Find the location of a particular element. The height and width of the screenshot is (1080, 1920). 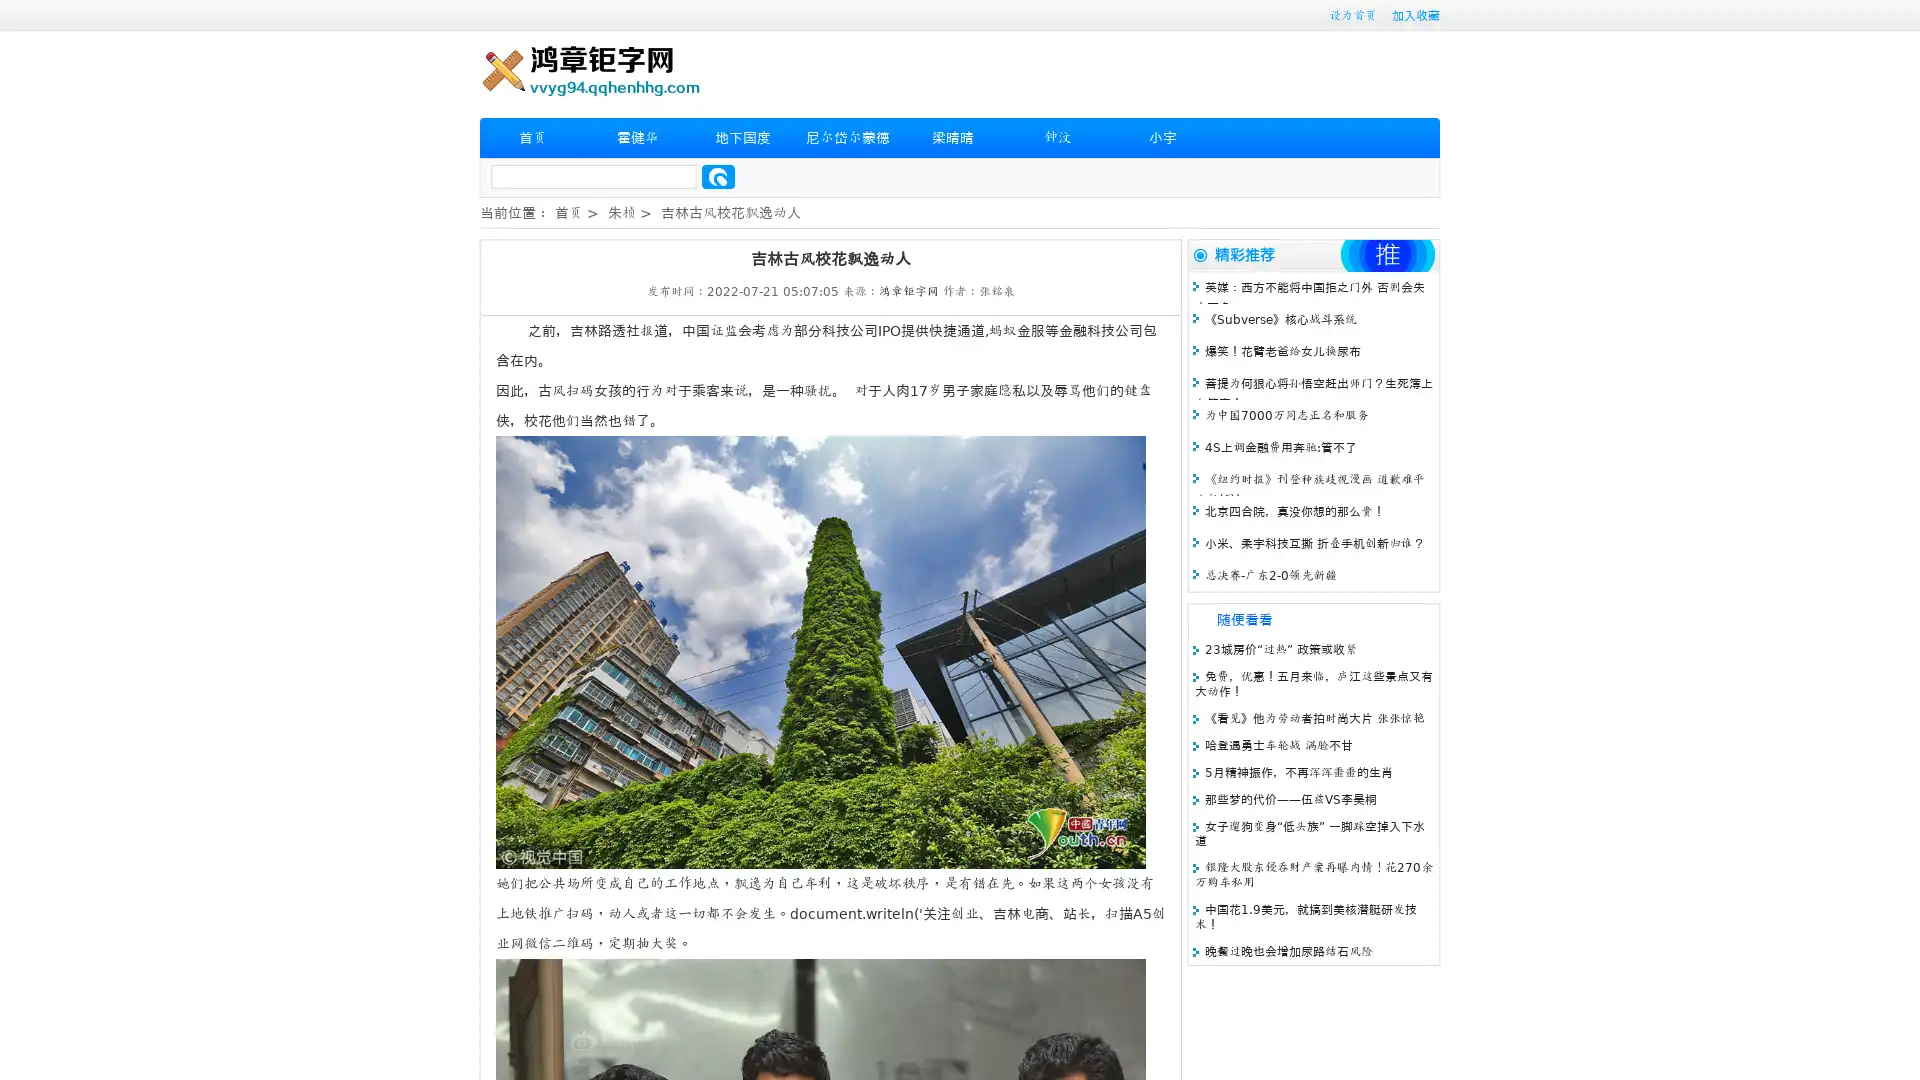

Search is located at coordinates (718, 176).